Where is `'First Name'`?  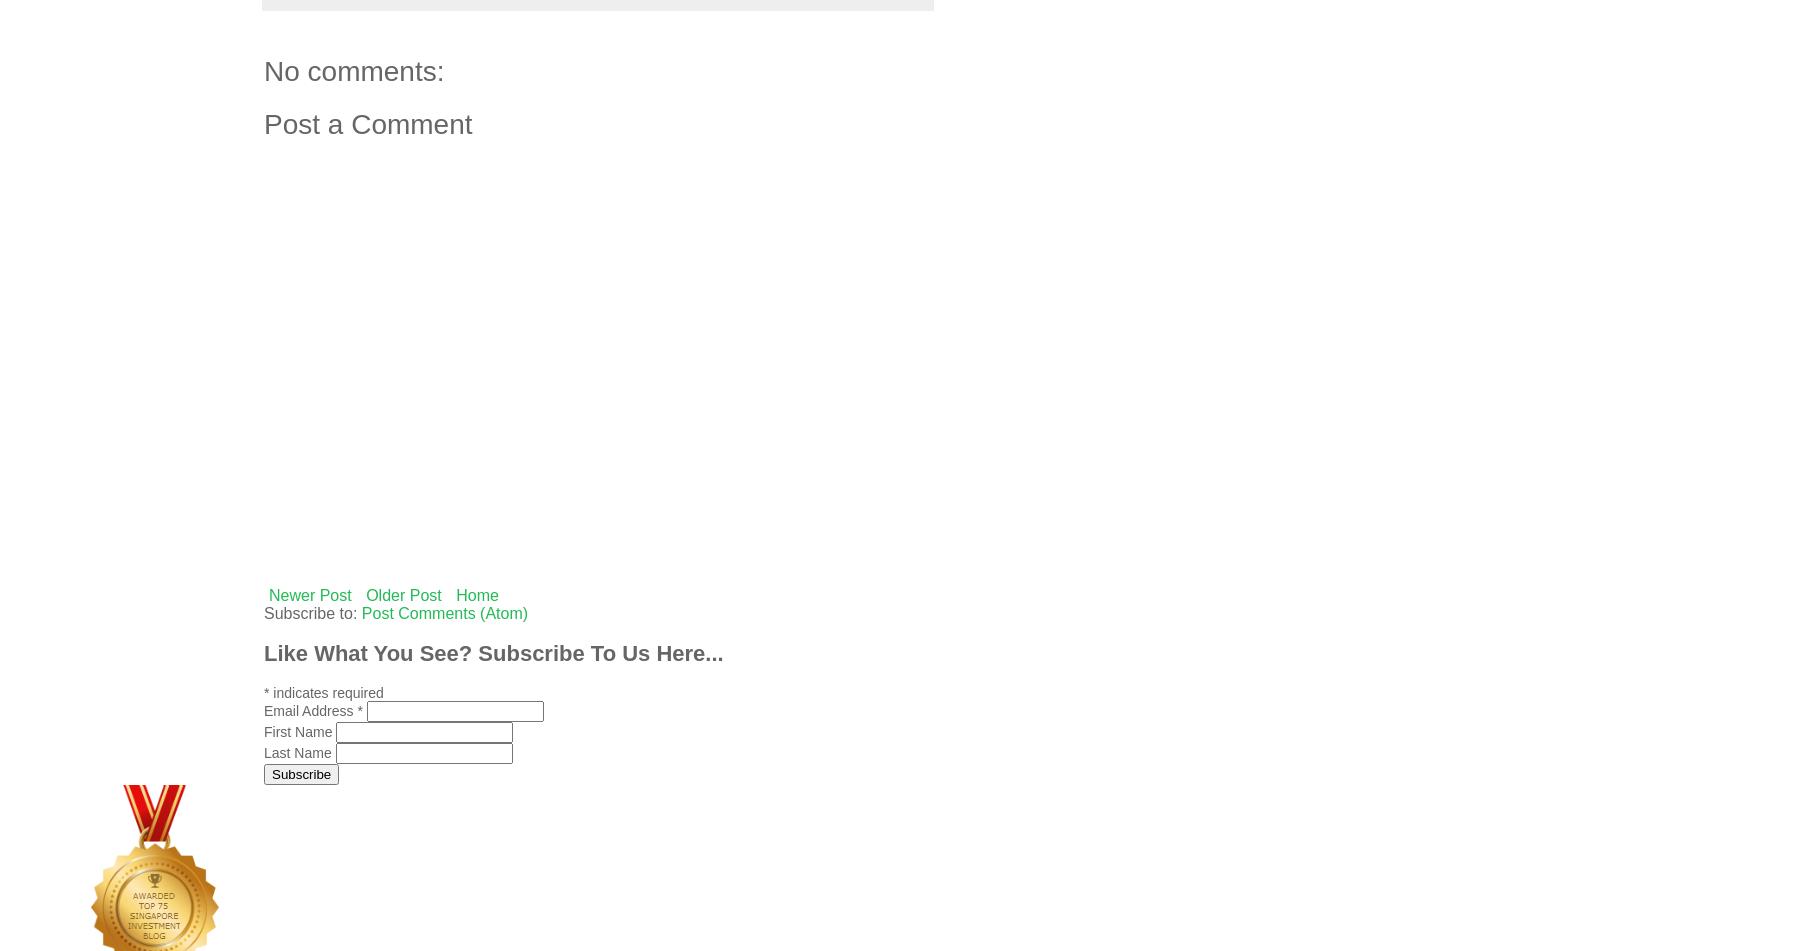 'First Name' is located at coordinates (298, 730).